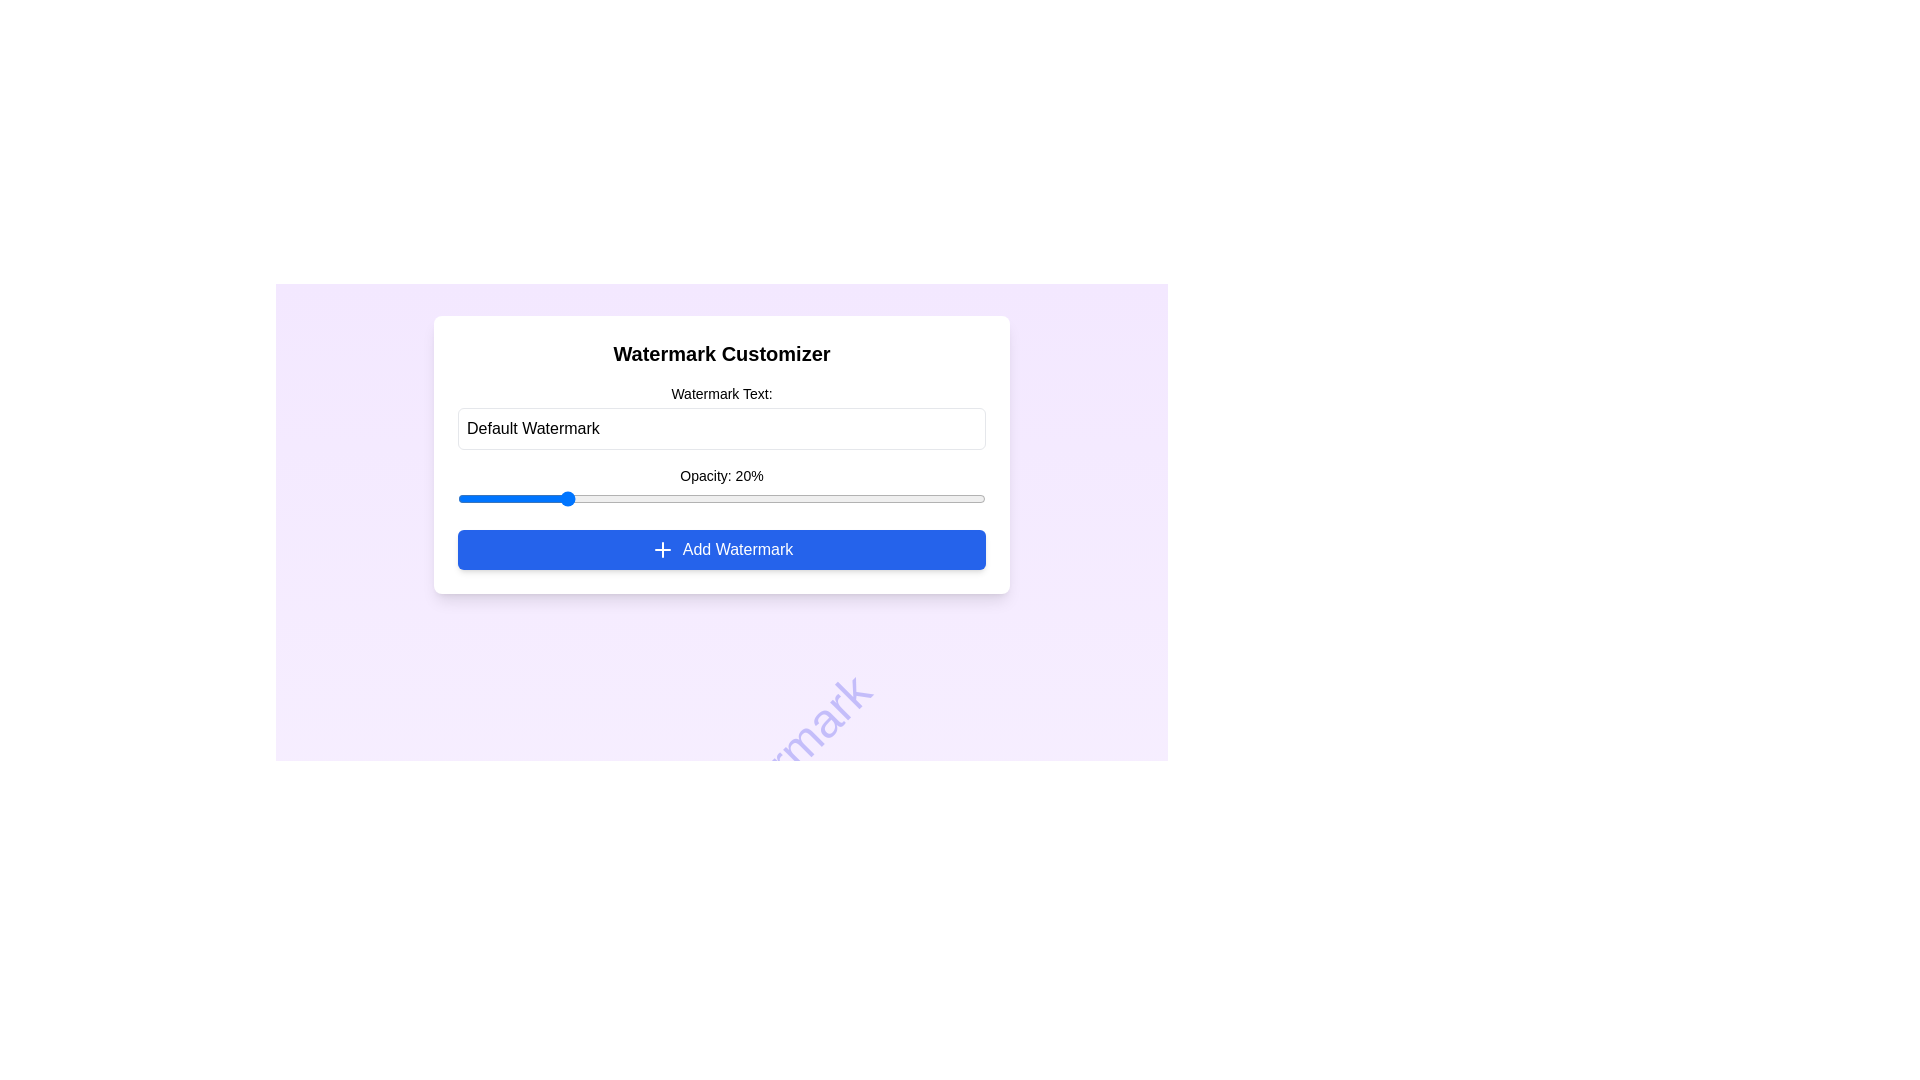 The image size is (1920, 1080). What do you see at coordinates (720, 475) in the screenshot?
I see `text displayed on the label that shows 'Opacity: 20%' in the Watermark Customizer section, which is positioned above the slider widget` at bounding box center [720, 475].